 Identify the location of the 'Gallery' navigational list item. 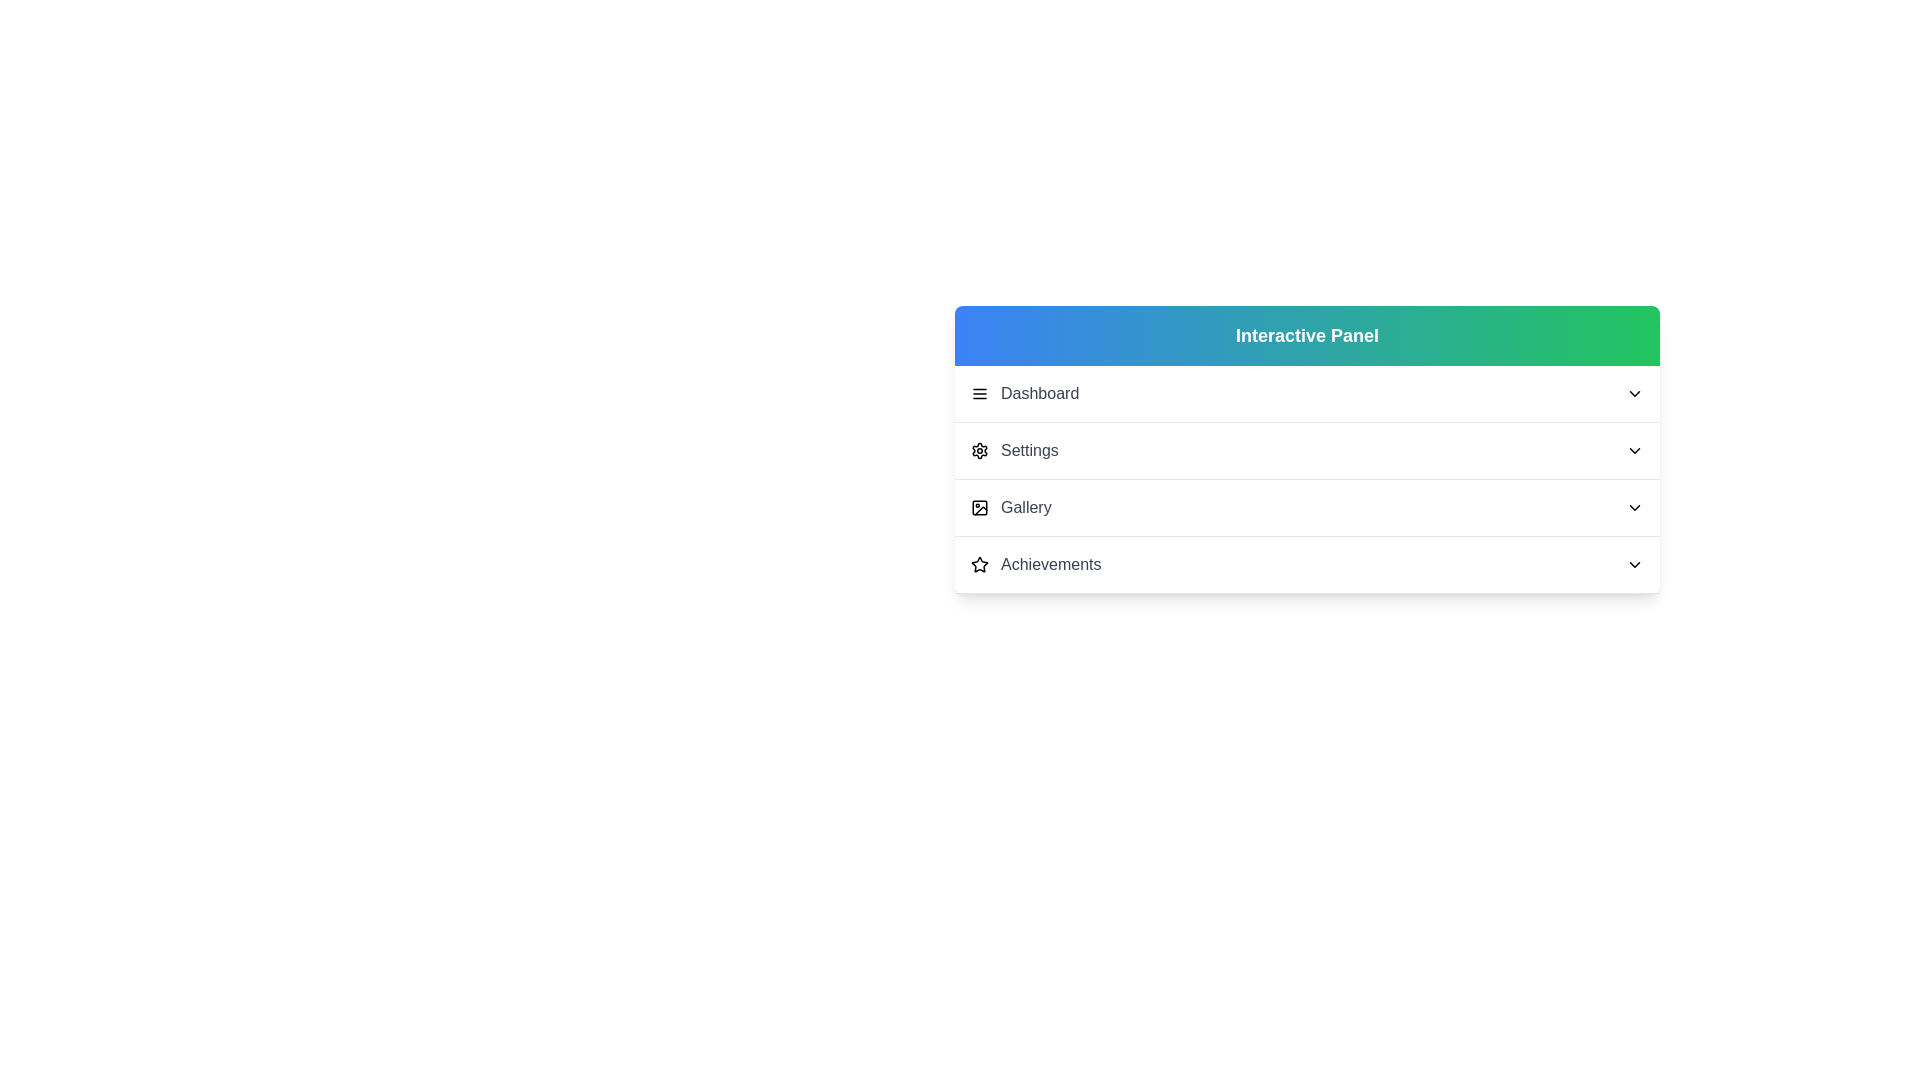
(1307, 507).